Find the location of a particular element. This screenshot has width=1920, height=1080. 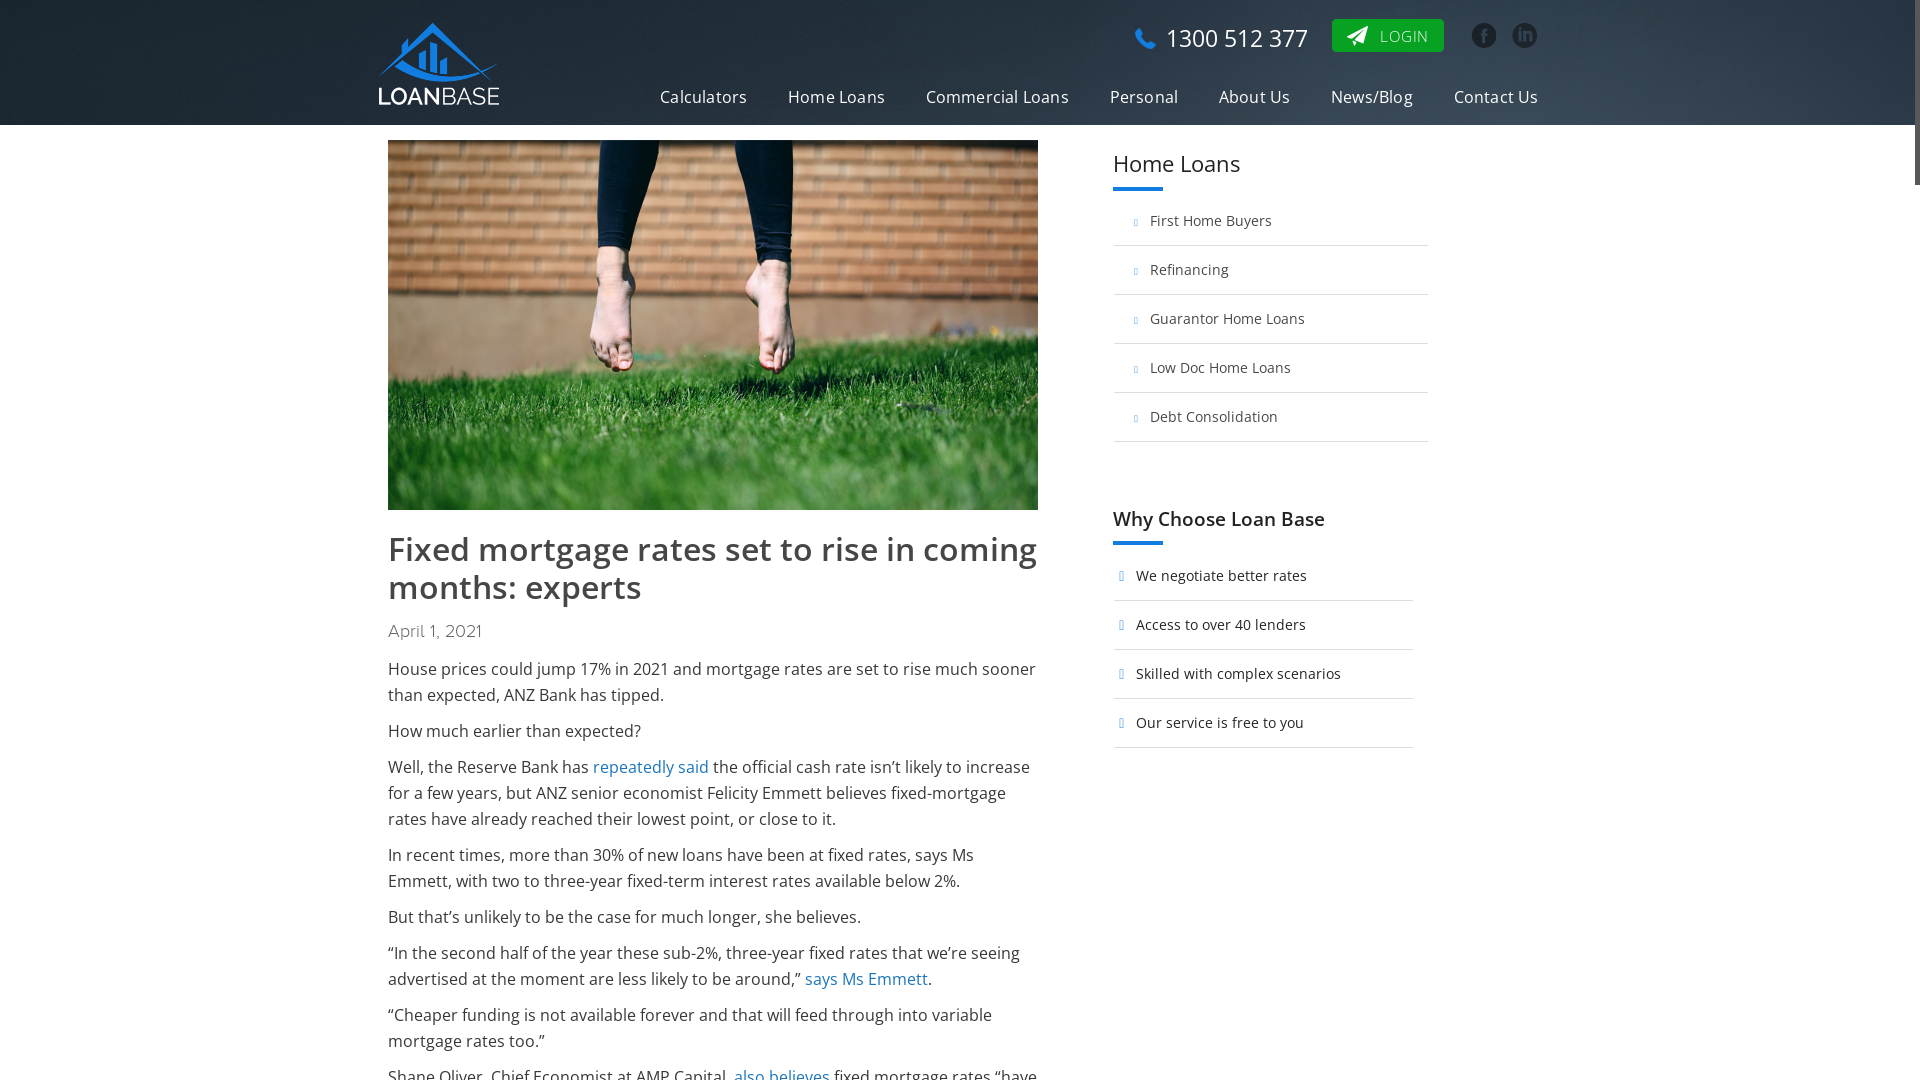

'says Ms Emmett' is located at coordinates (865, 978).